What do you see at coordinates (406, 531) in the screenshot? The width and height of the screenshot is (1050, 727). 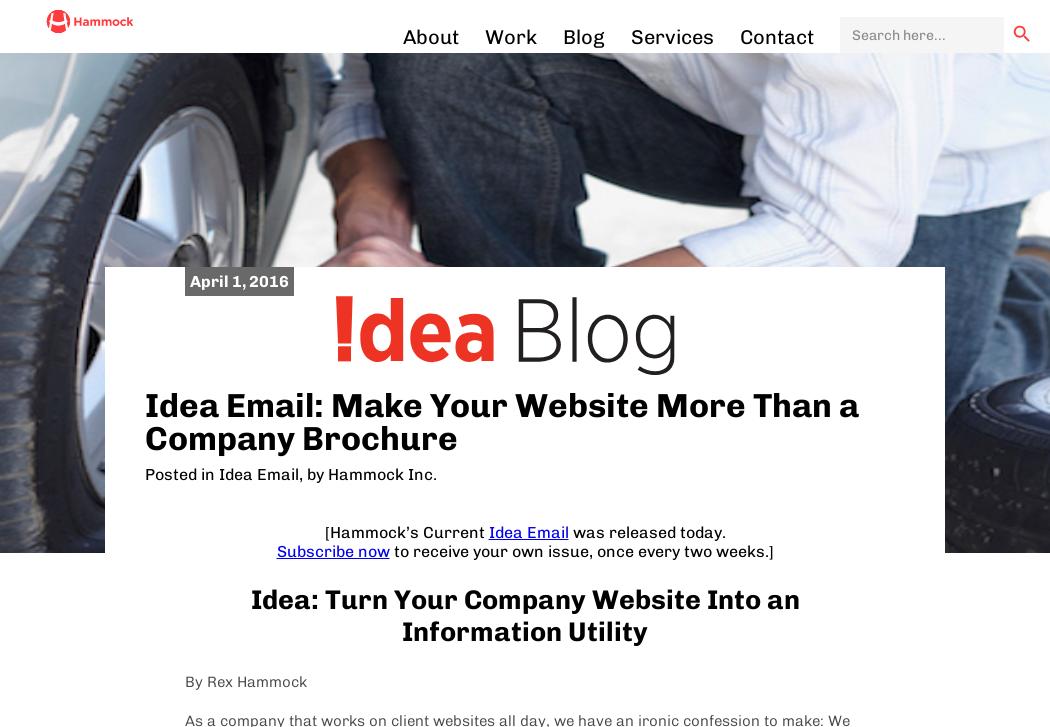 I see `'[Hammock’s Current'` at bounding box center [406, 531].